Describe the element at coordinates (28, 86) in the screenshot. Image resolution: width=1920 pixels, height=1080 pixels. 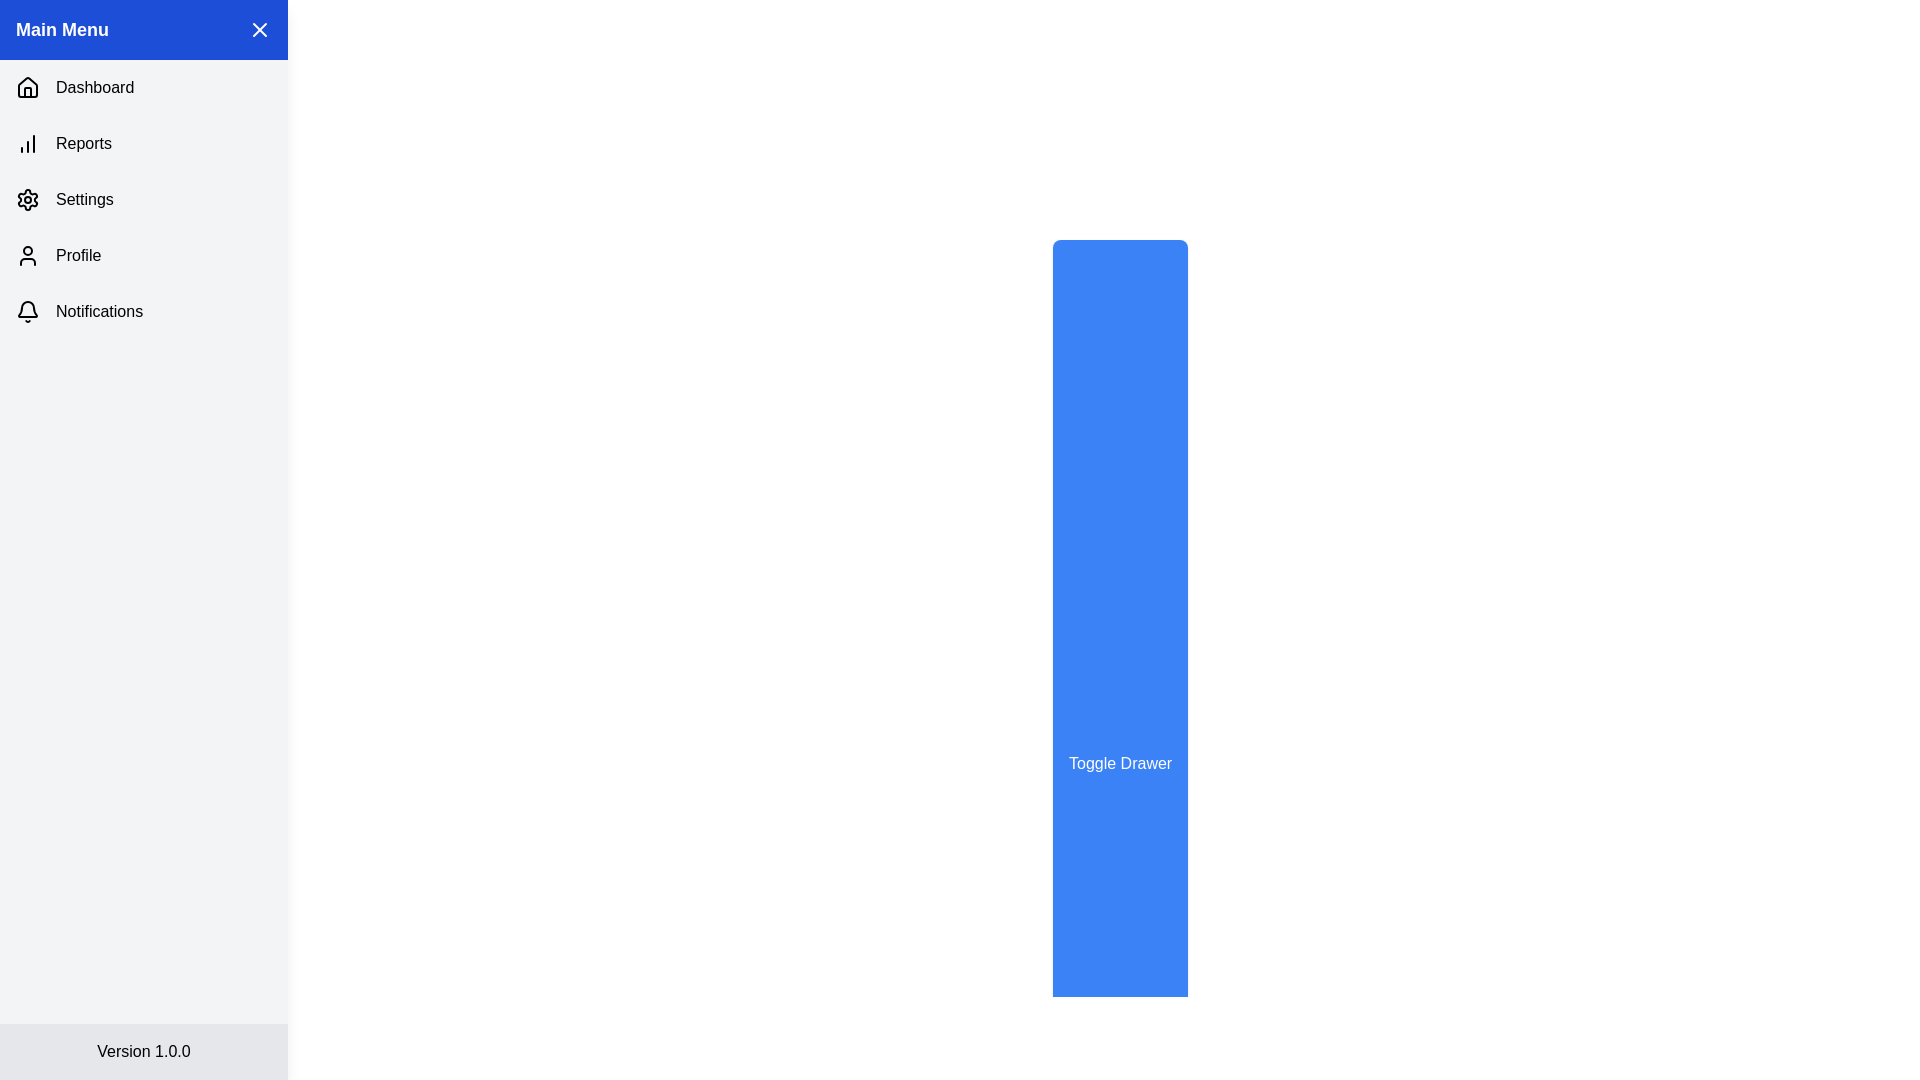
I see `the 'Home' icon, which is a minimalistic vector graphic resembling a house` at that location.